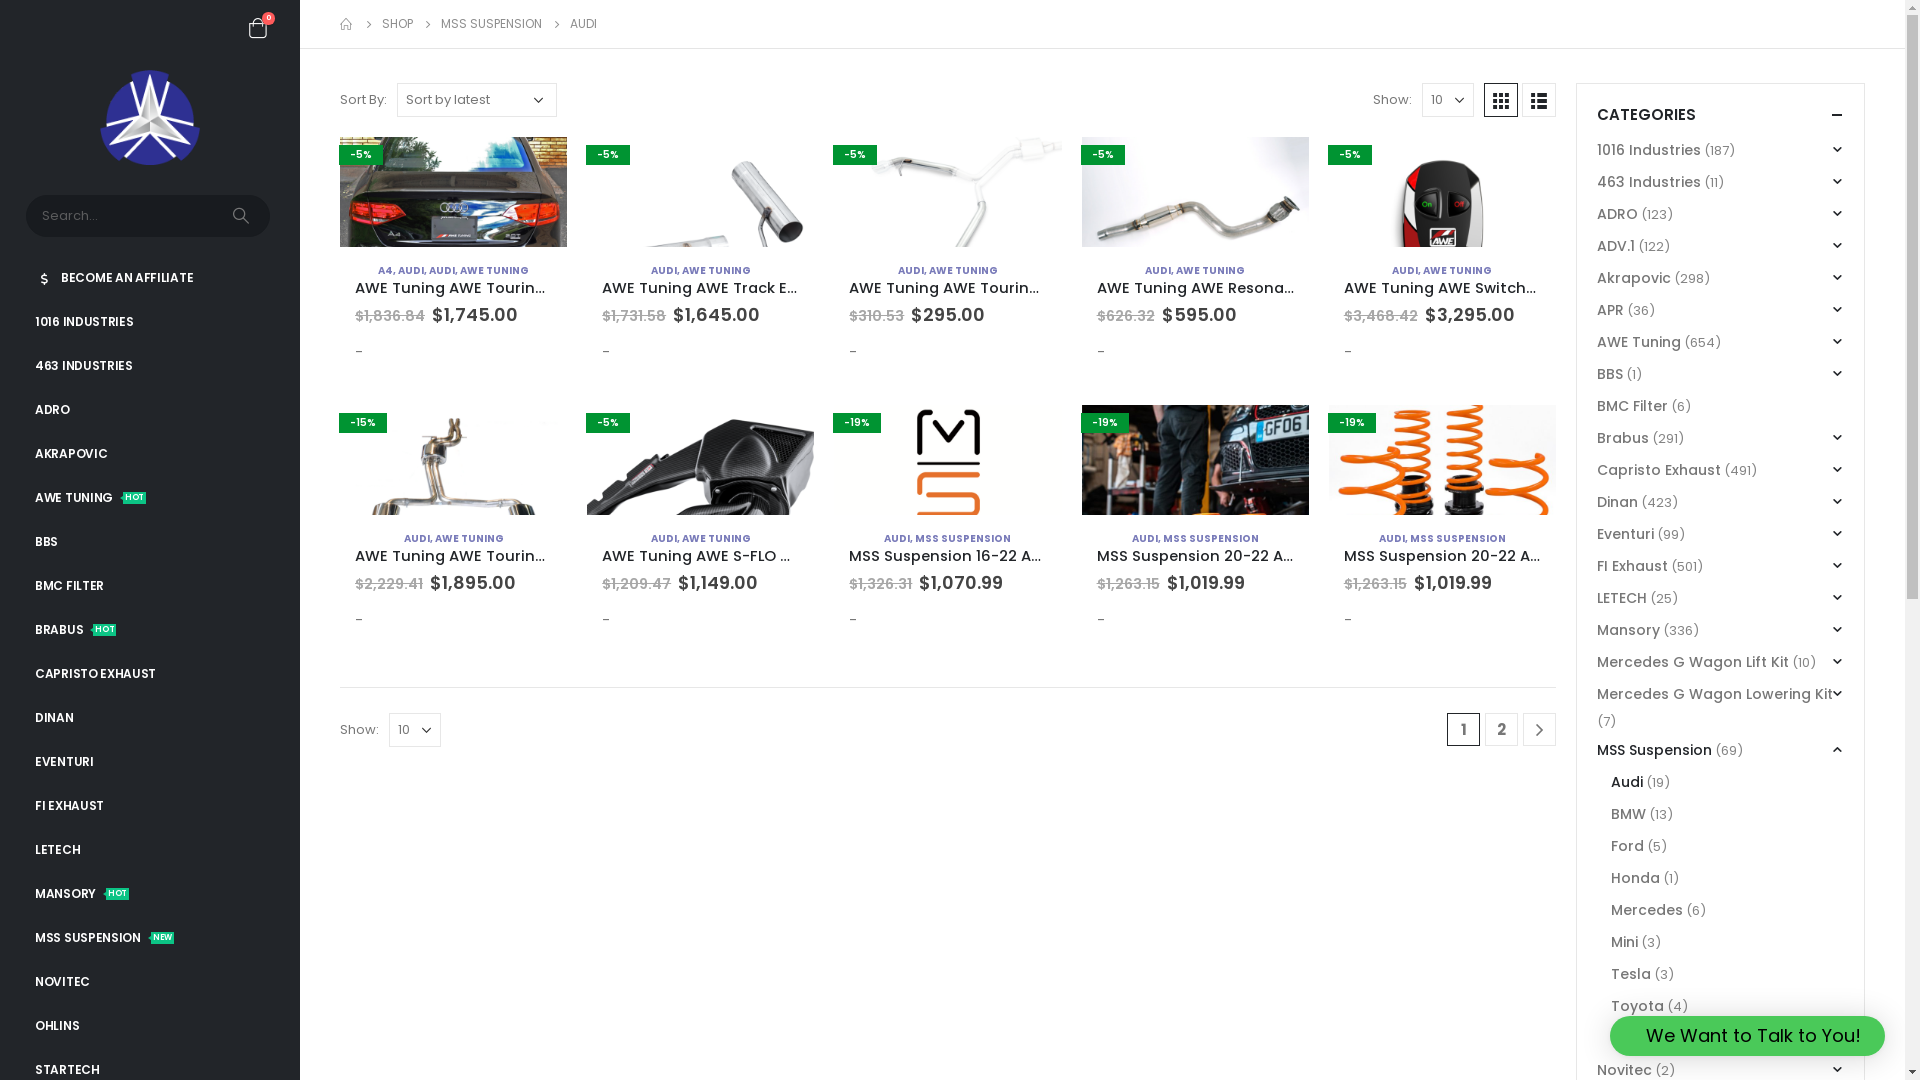 This screenshot has width=1920, height=1080. Describe the element at coordinates (1538, 100) in the screenshot. I see `'List View'` at that location.